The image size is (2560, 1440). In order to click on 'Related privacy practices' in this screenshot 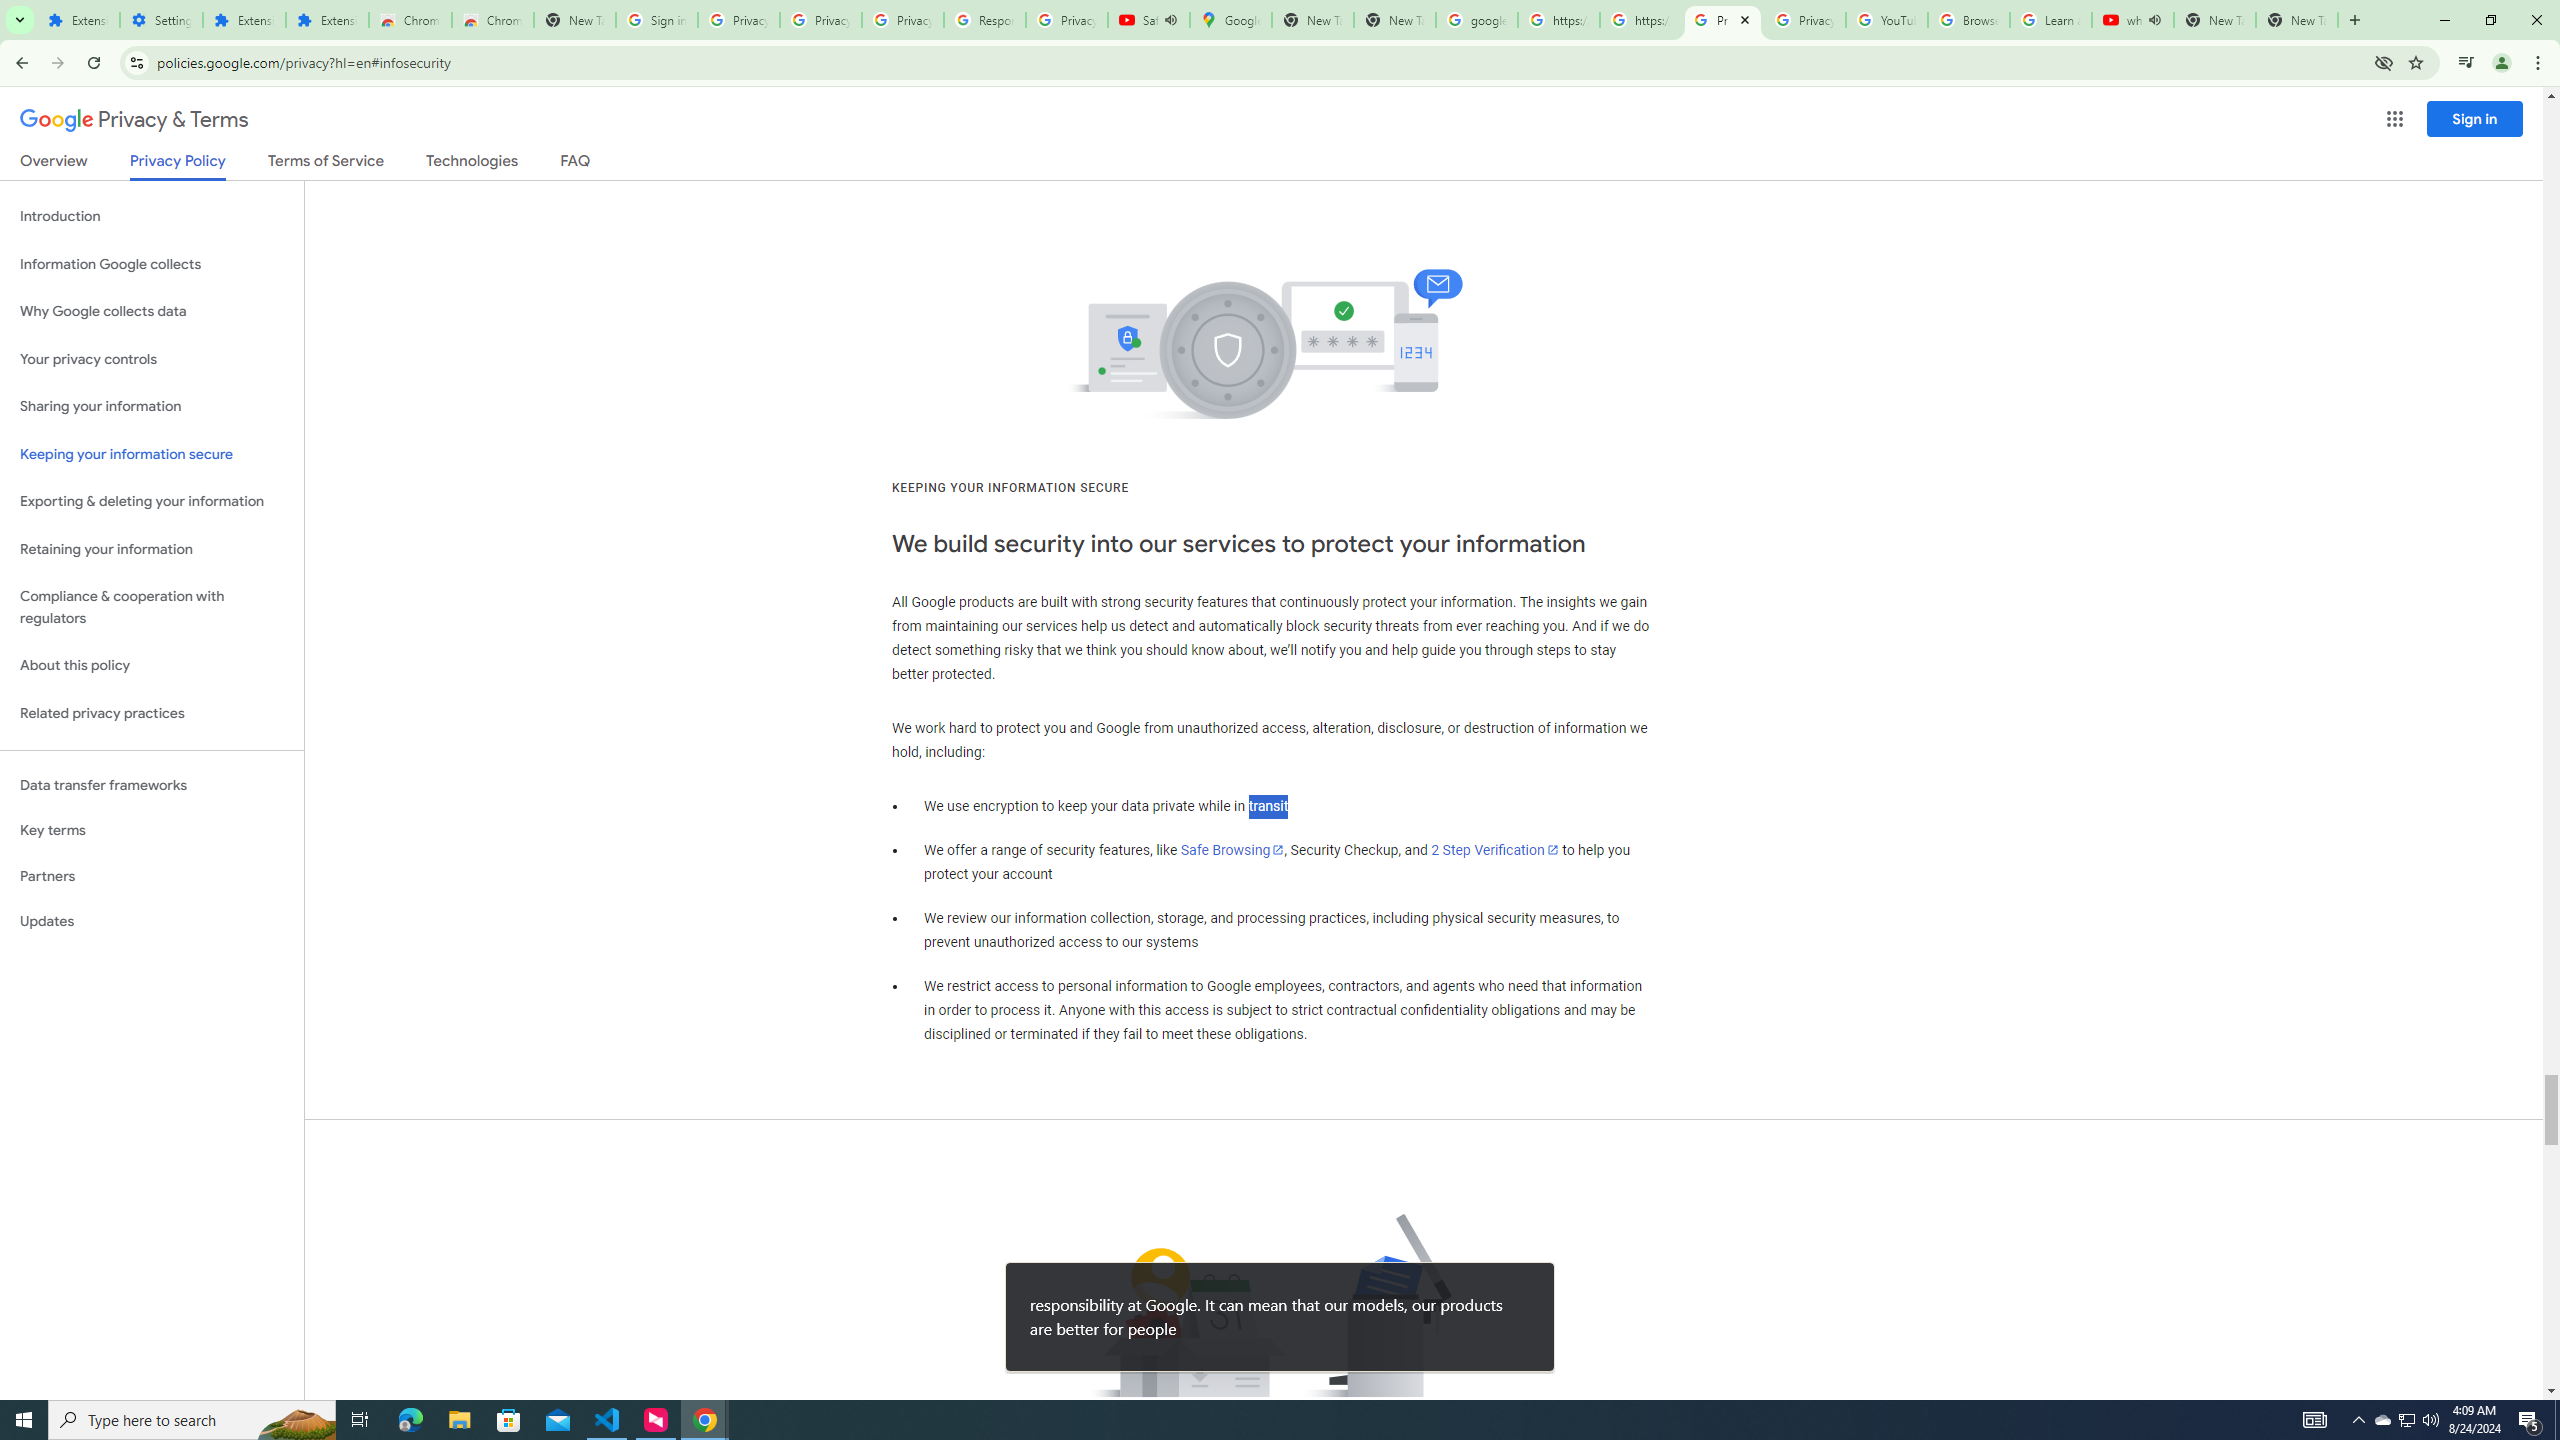, I will do `click(151, 712)`.